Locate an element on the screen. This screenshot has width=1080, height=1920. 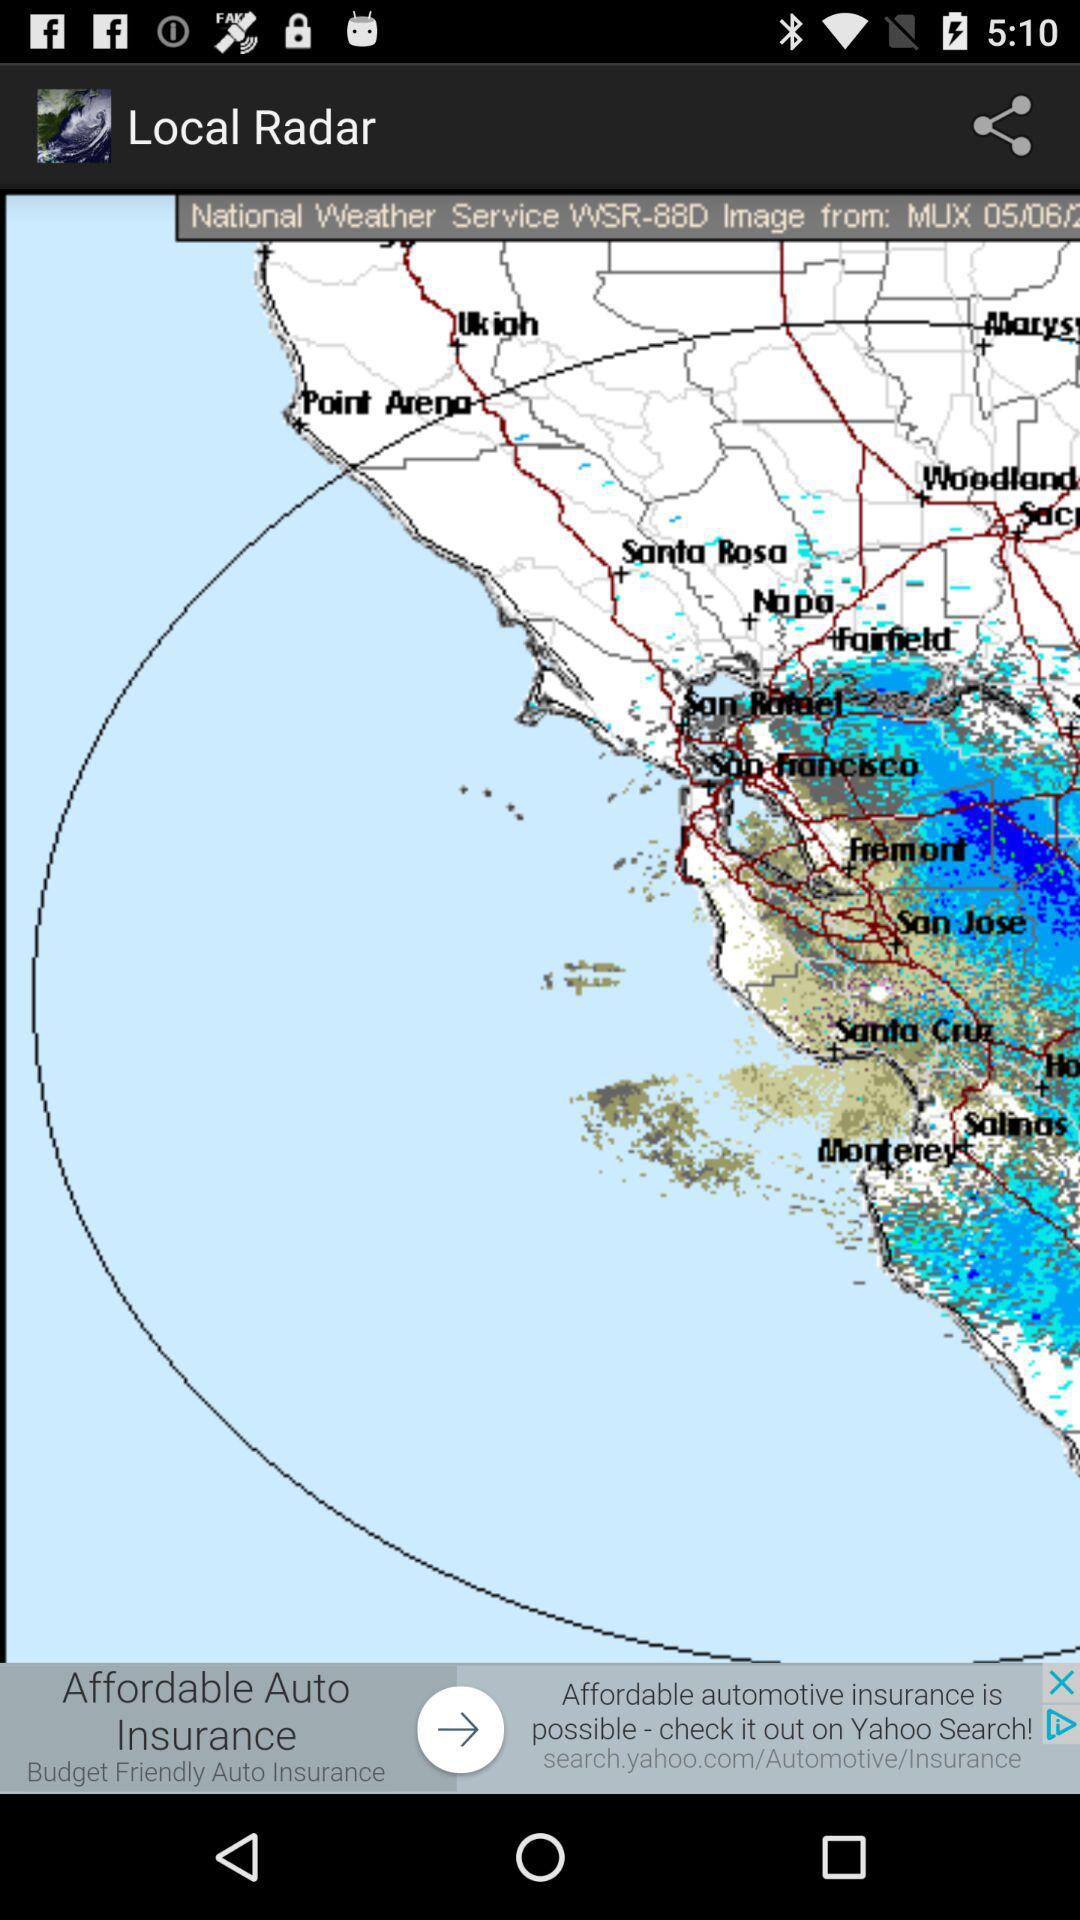
affordable auto insurance is located at coordinates (540, 1727).